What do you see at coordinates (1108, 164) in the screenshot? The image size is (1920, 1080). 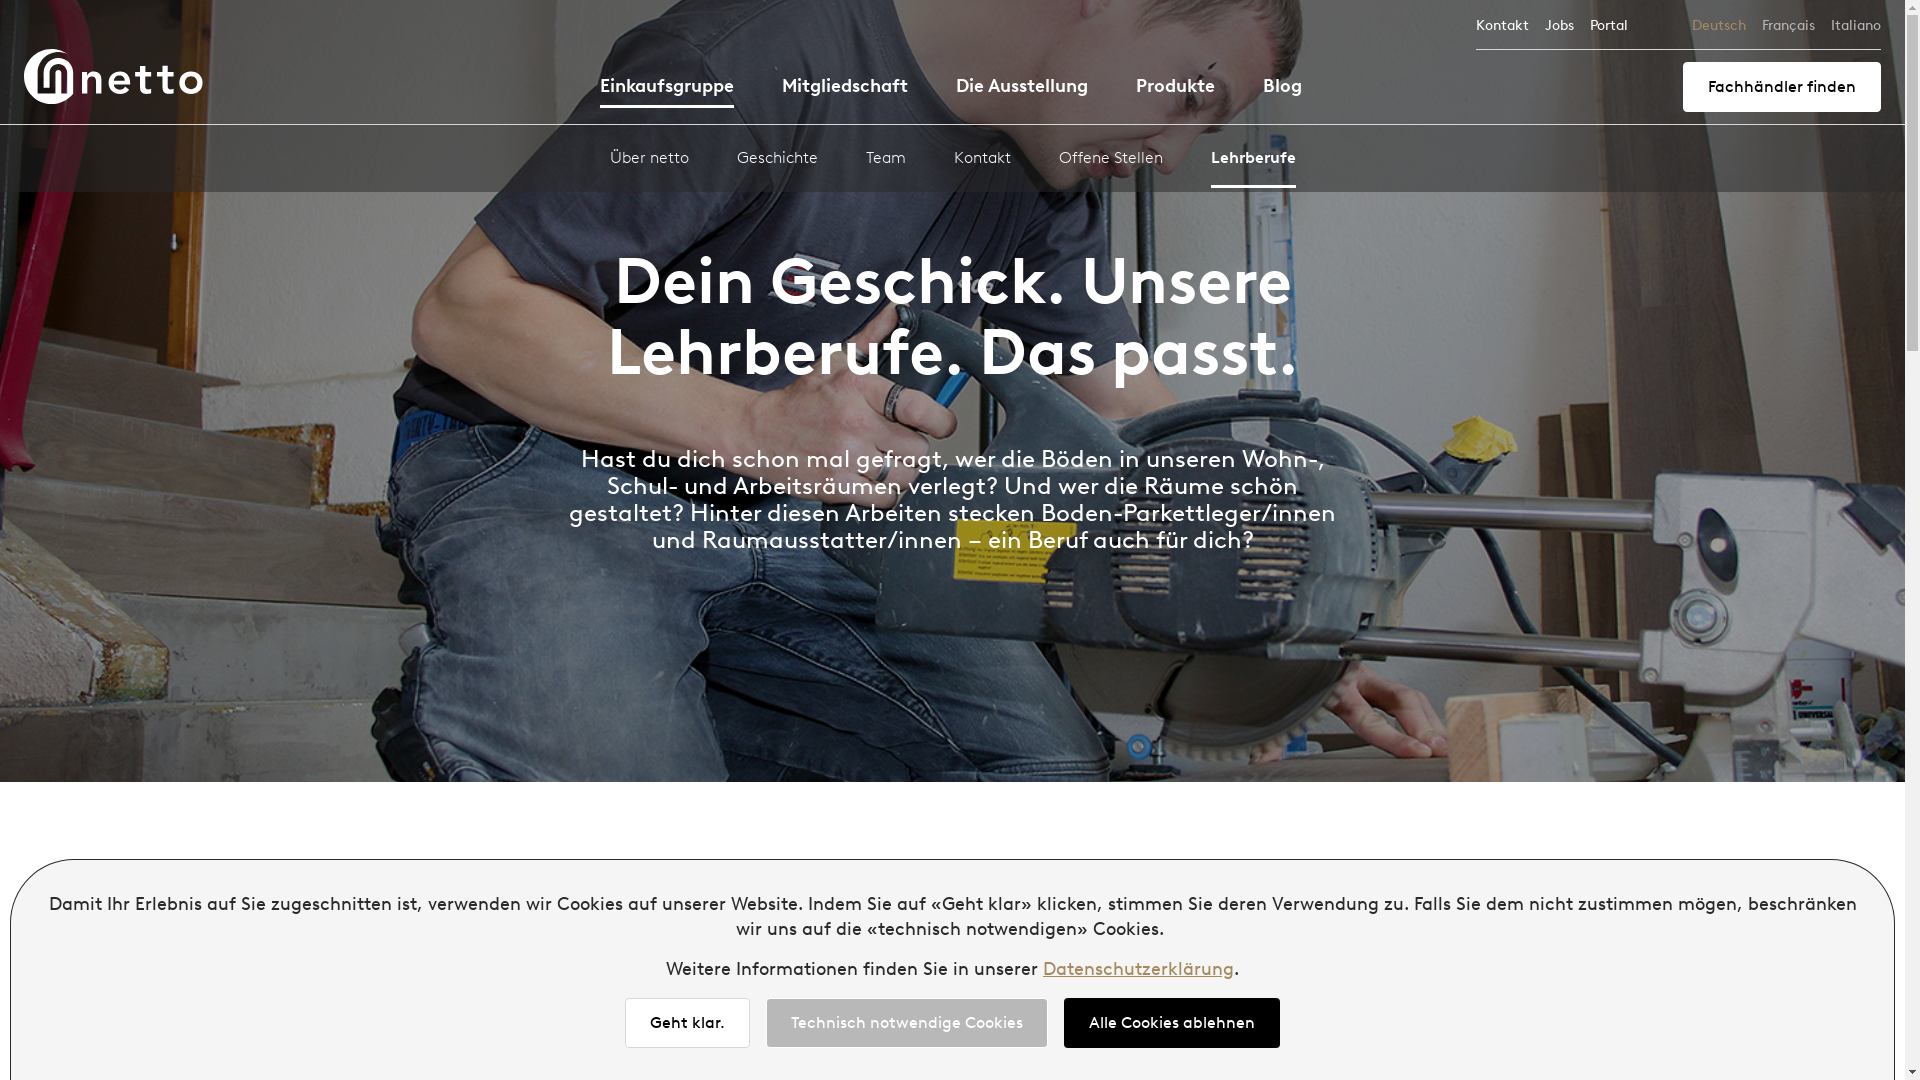 I see `'Offene Stellen'` at bounding box center [1108, 164].